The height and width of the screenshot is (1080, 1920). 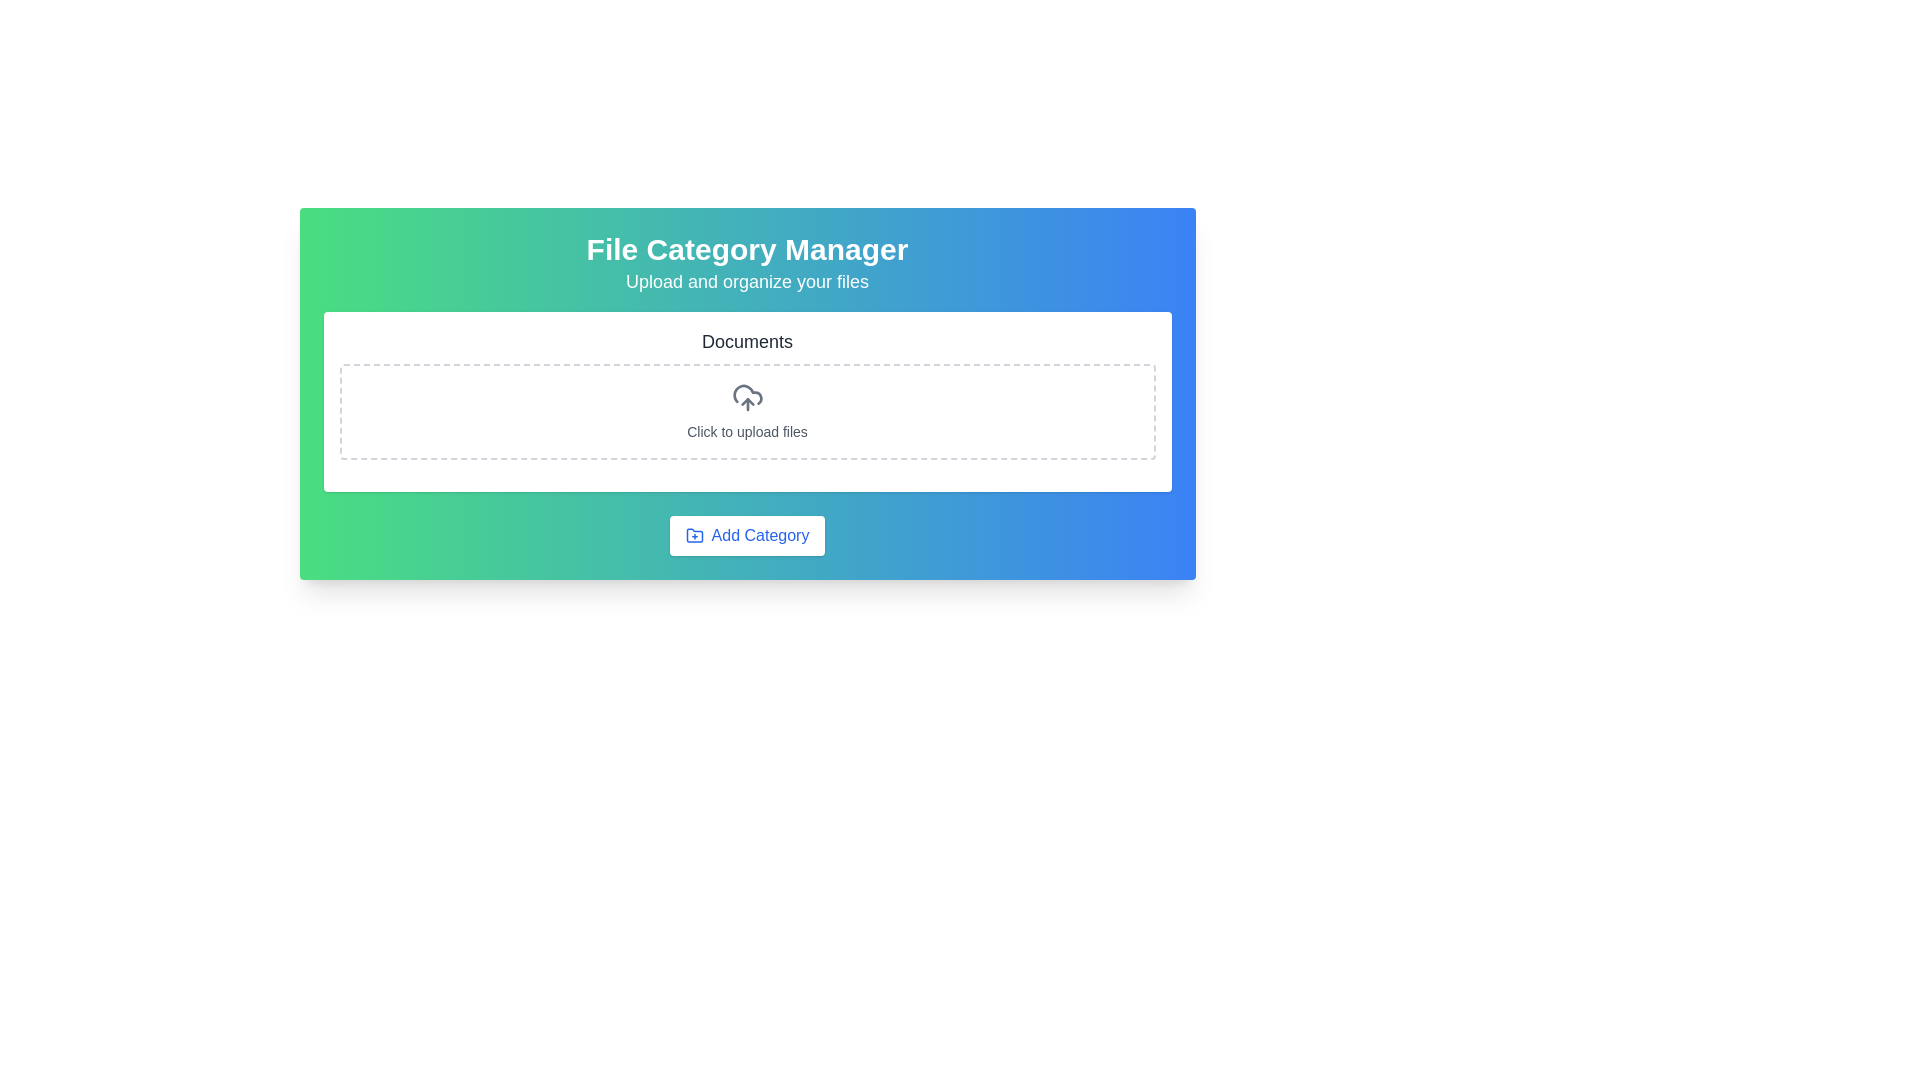 What do you see at coordinates (694, 535) in the screenshot?
I see `the 'Add Category' button that contains the icon on the left side of the text label` at bounding box center [694, 535].